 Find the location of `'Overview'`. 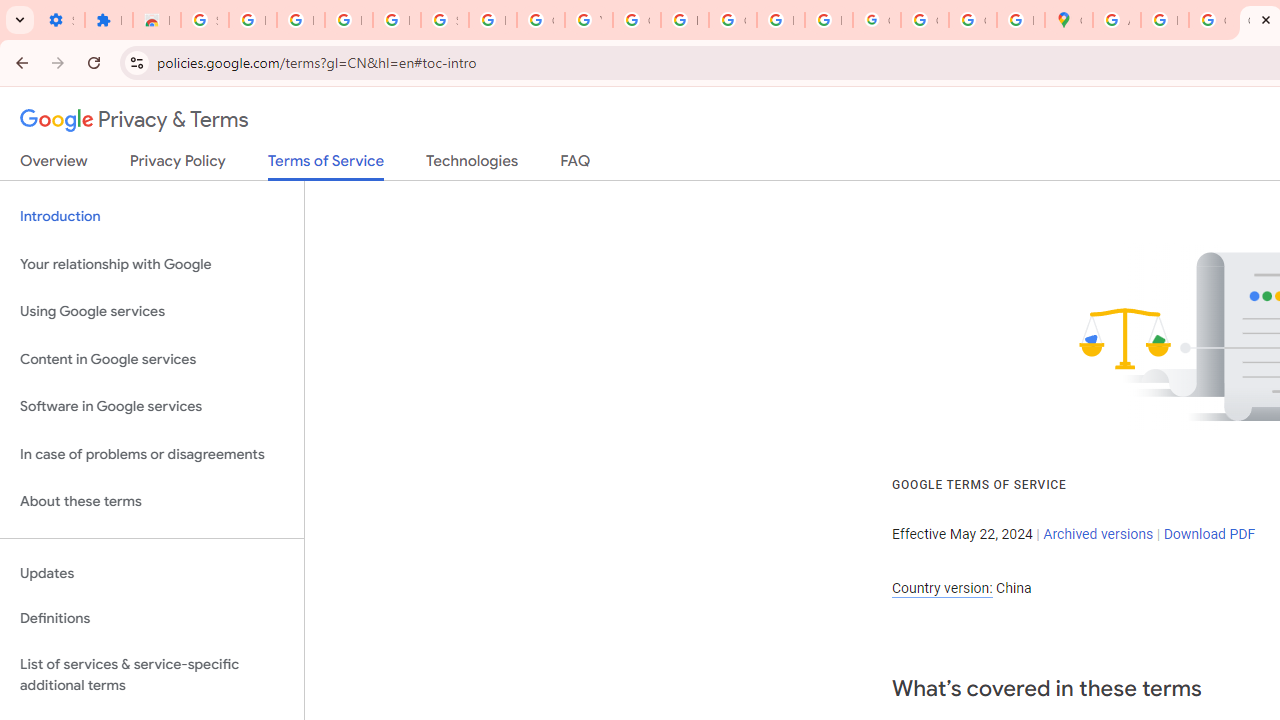

'Overview' is located at coordinates (54, 164).